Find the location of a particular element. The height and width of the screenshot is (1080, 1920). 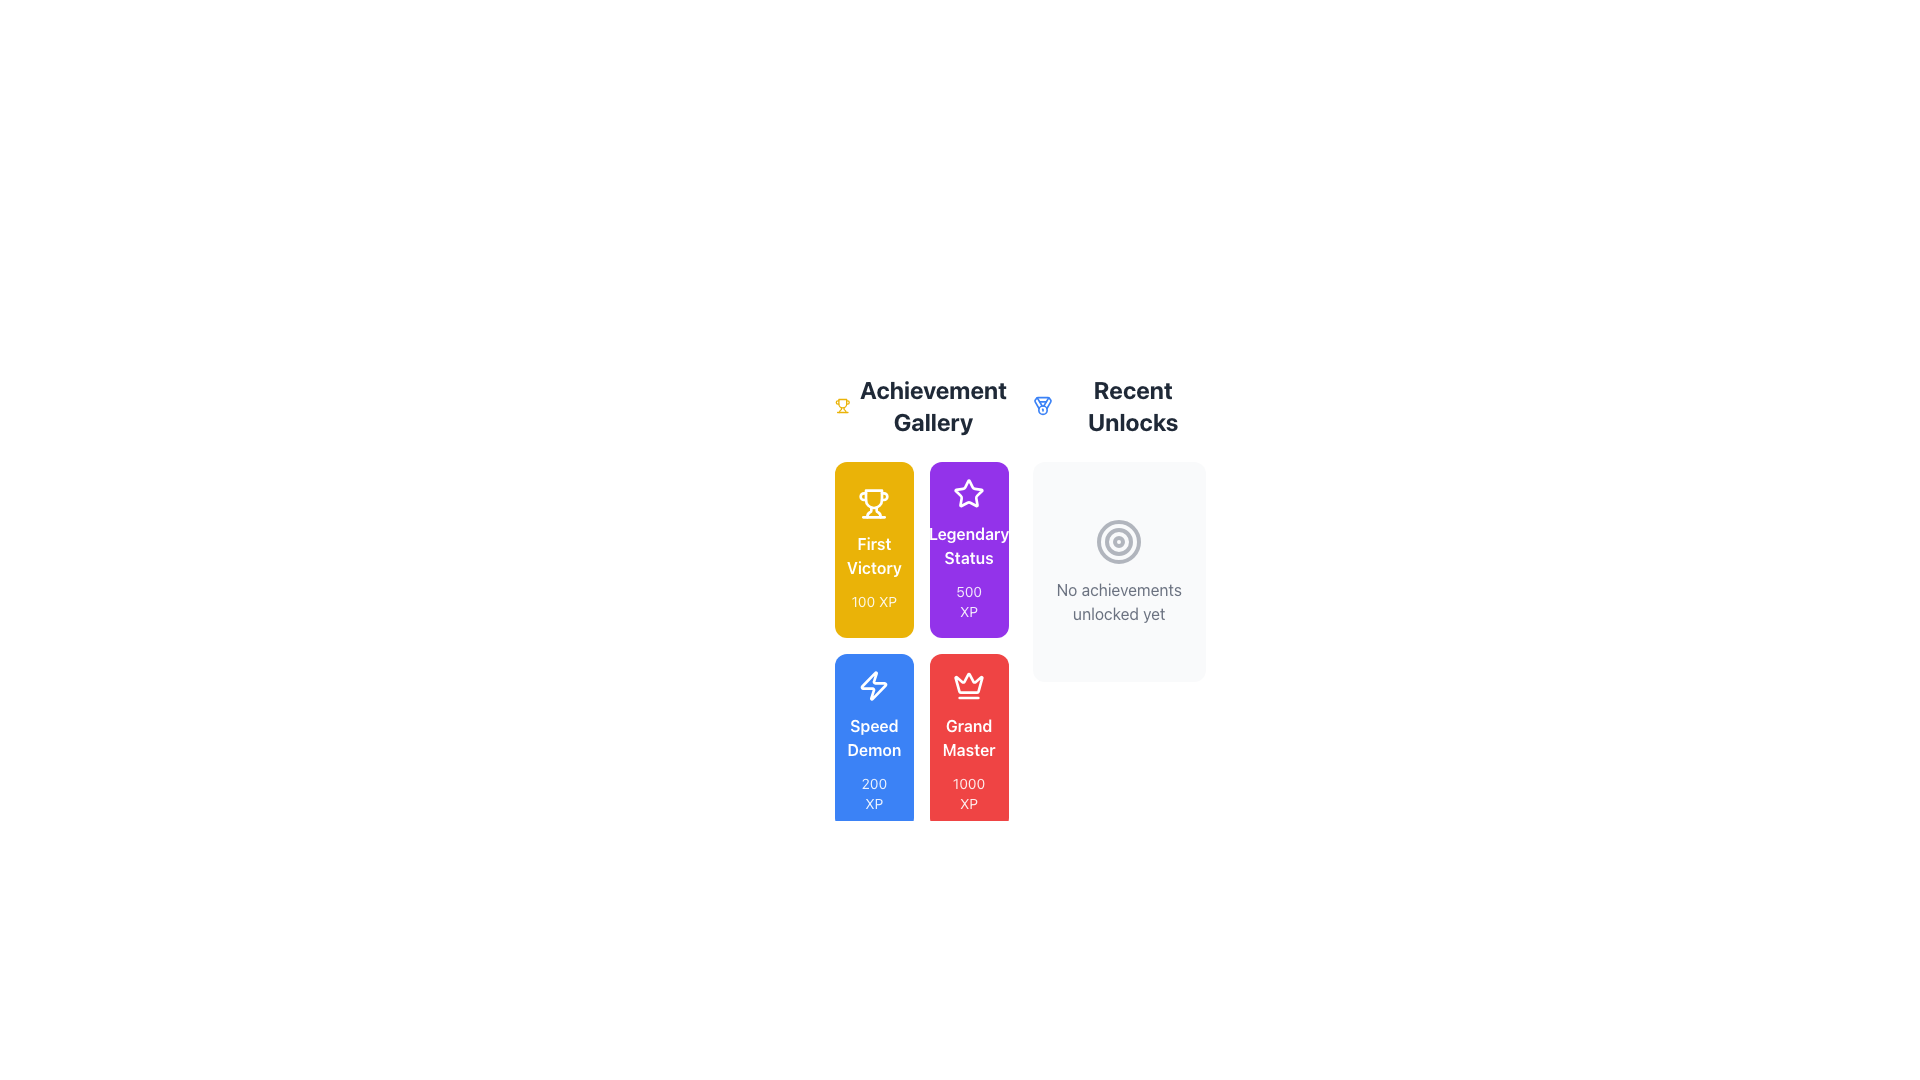

keyboard navigation is located at coordinates (969, 741).